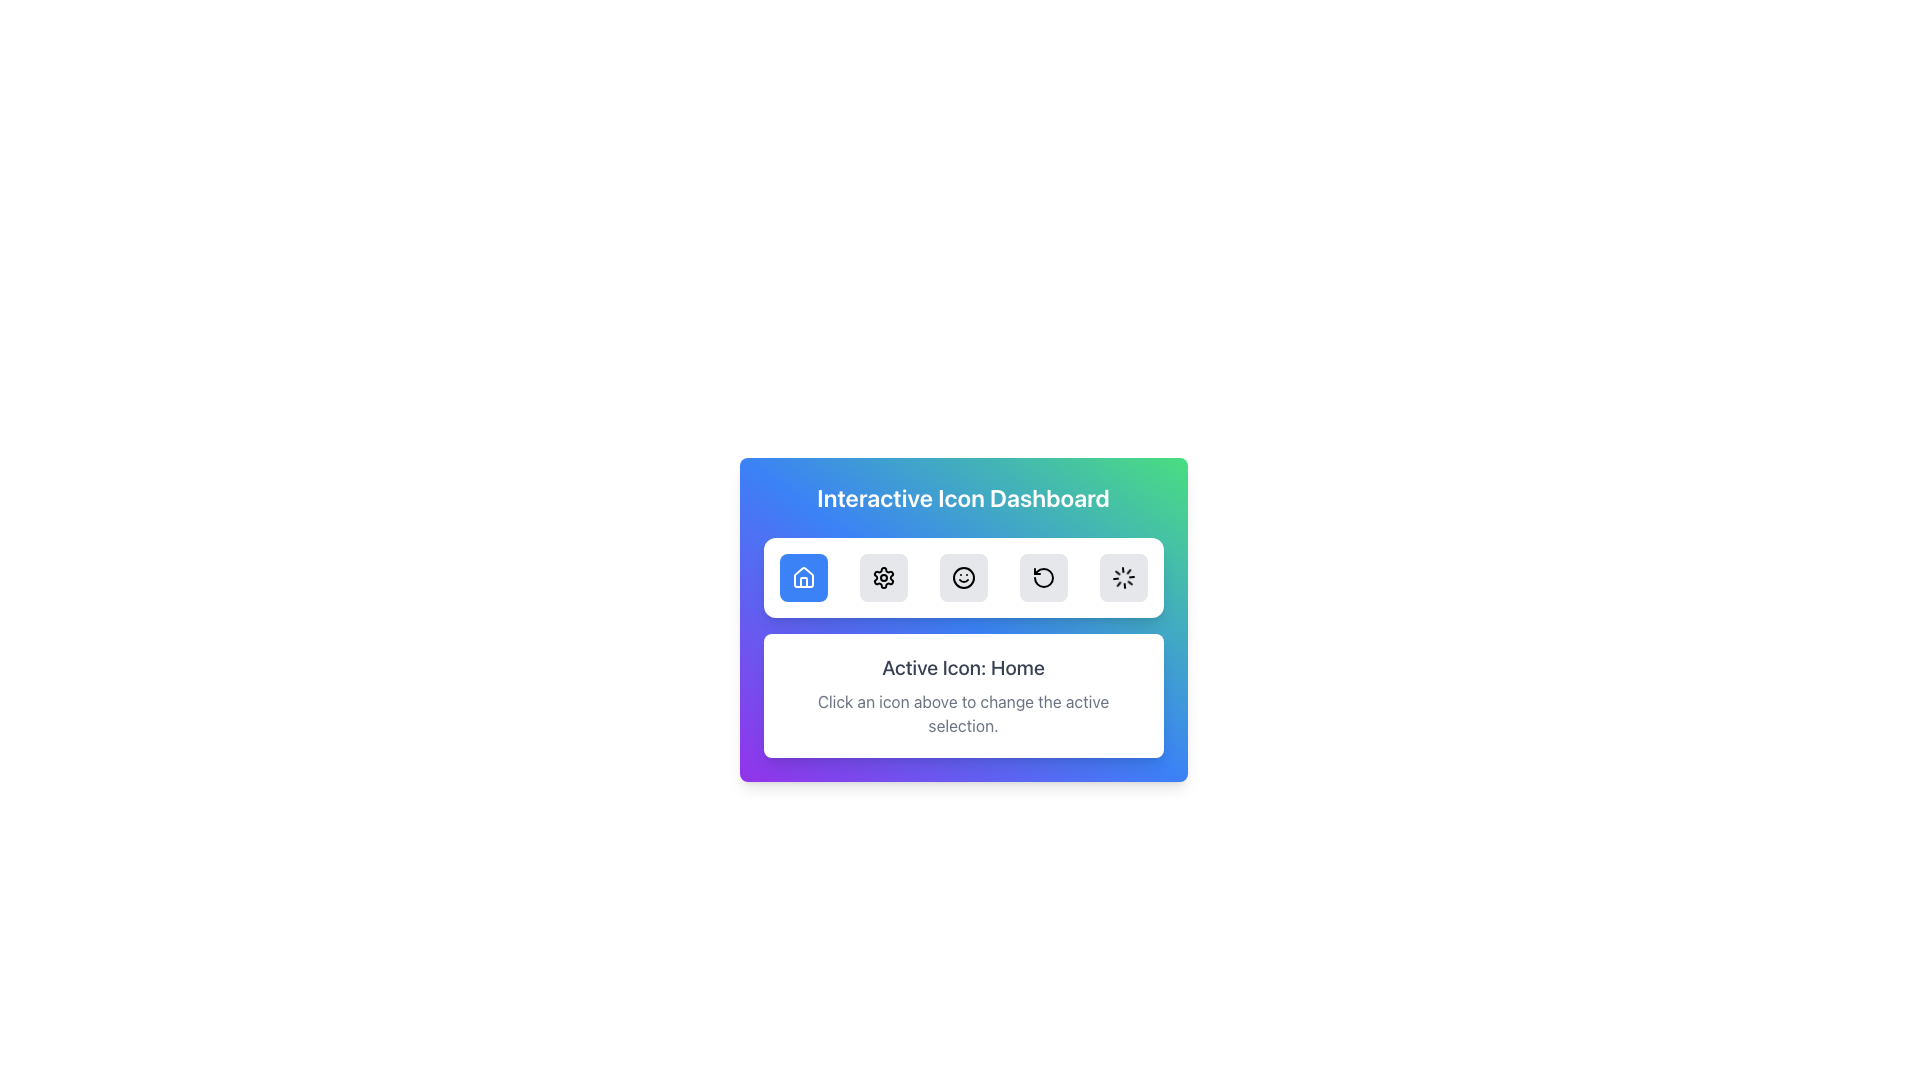  What do you see at coordinates (1123, 578) in the screenshot?
I see `the fifth button in the 'Interactive Icon Dashboard' section` at bounding box center [1123, 578].